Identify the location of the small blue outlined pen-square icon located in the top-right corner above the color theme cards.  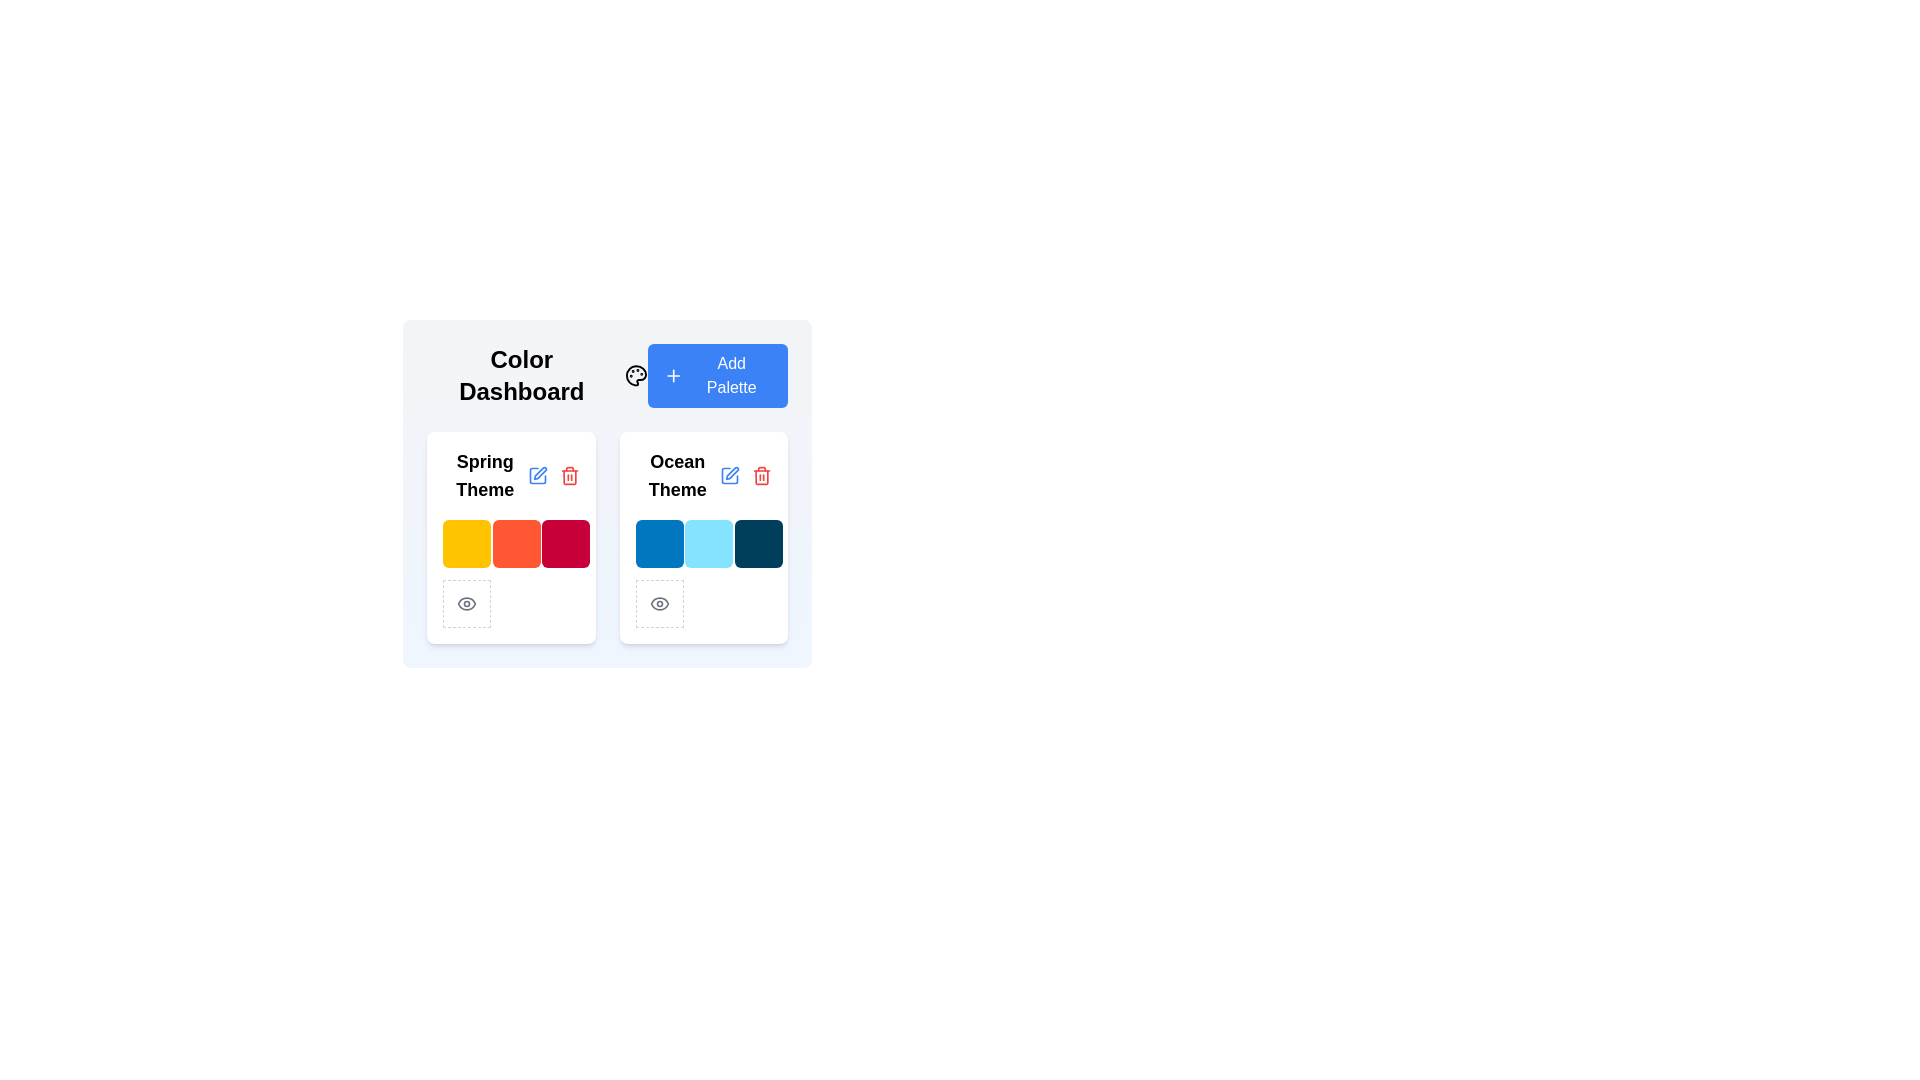
(731, 473).